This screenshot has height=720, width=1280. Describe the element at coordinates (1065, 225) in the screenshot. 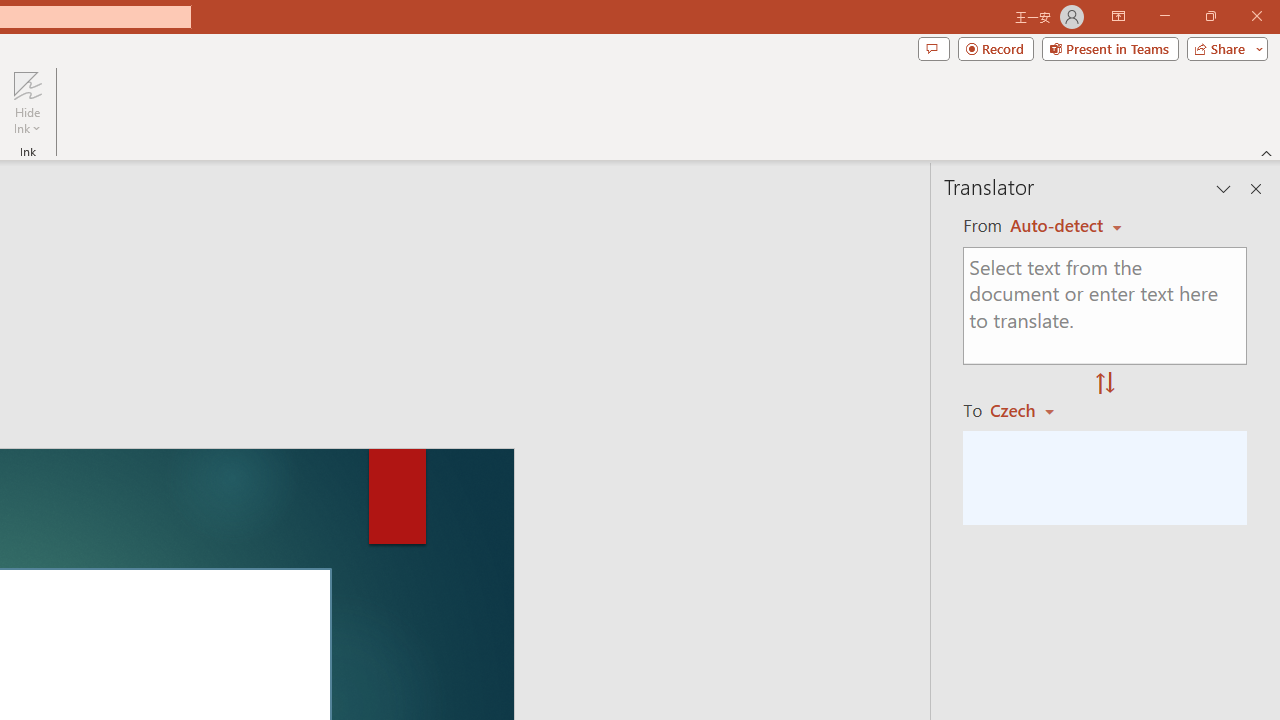

I see `'English'` at that location.